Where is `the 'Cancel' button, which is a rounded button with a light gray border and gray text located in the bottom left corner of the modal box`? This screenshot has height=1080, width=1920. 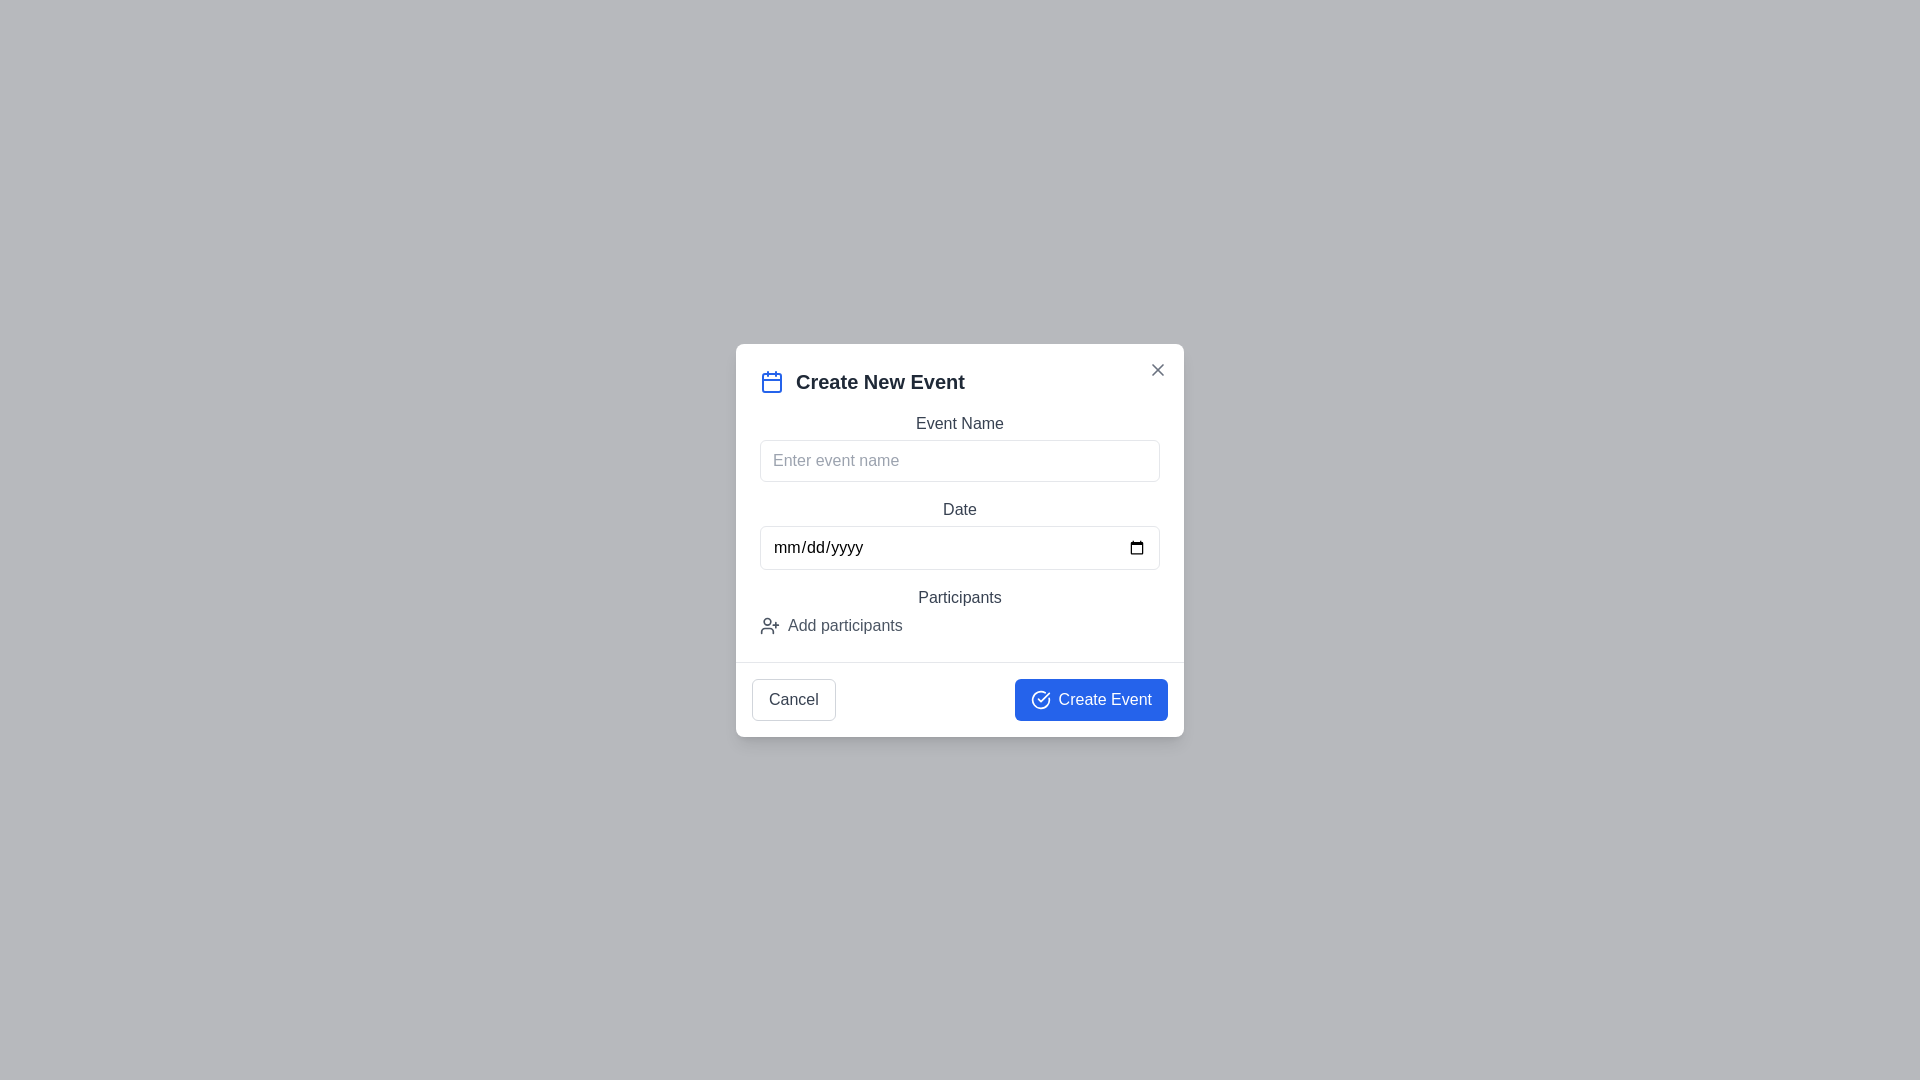 the 'Cancel' button, which is a rounded button with a light gray border and gray text located in the bottom left corner of the modal box is located at coordinates (792, 698).